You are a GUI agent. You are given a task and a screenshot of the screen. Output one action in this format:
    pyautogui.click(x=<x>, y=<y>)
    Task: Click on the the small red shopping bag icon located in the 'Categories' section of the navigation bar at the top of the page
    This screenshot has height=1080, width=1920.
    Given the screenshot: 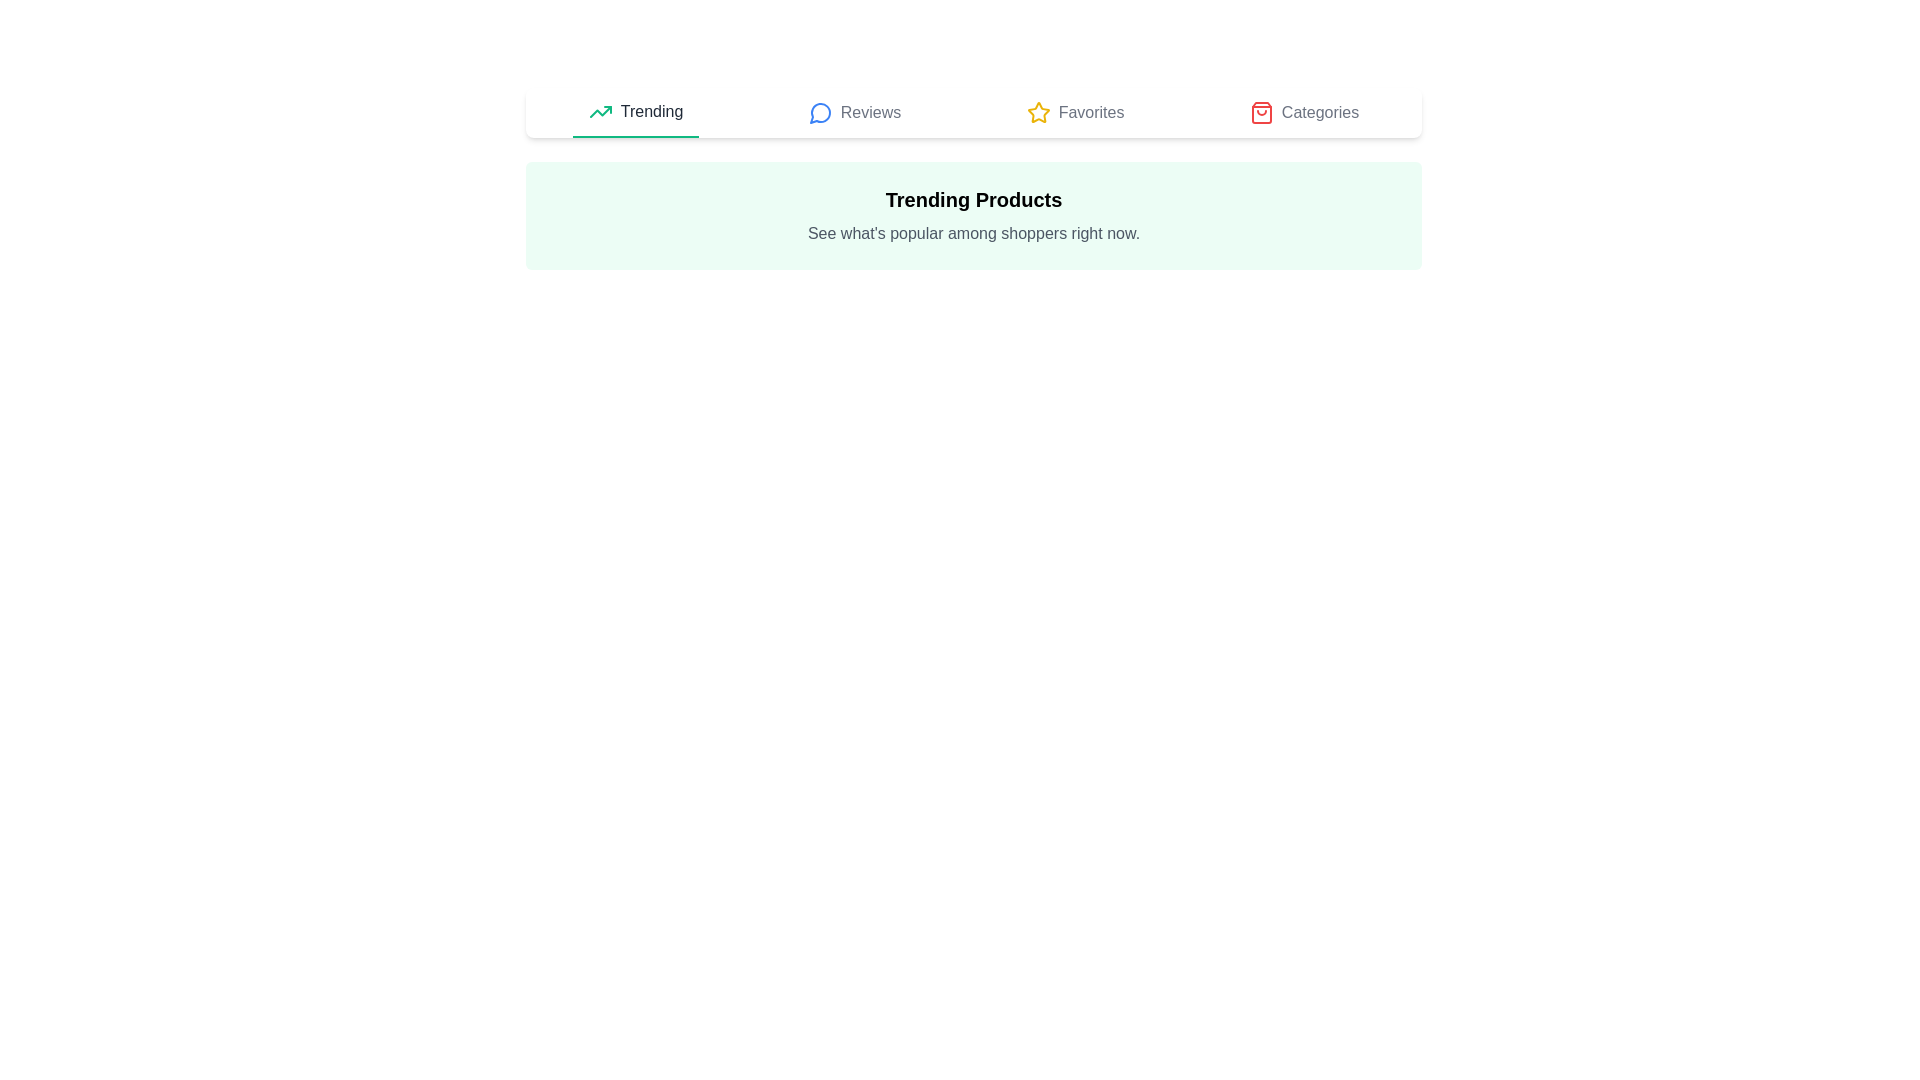 What is the action you would take?
    pyautogui.click(x=1260, y=112)
    